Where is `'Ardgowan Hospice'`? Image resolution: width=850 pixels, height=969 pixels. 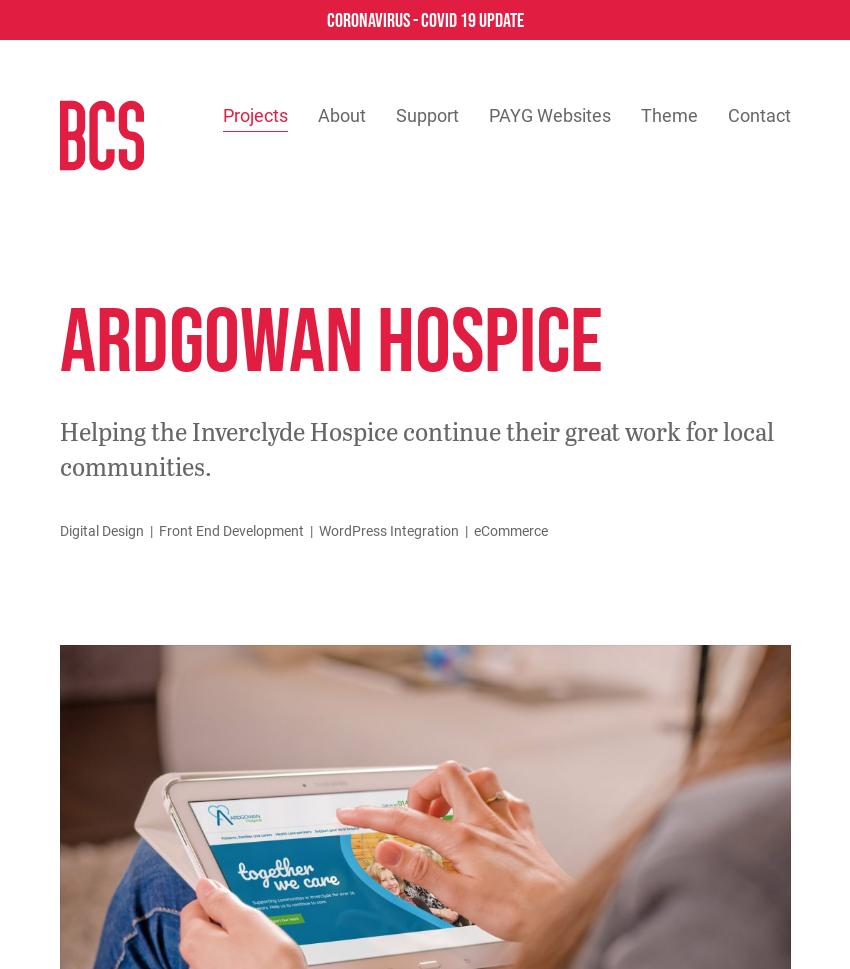
'Ardgowan Hospice' is located at coordinates (330, 337).